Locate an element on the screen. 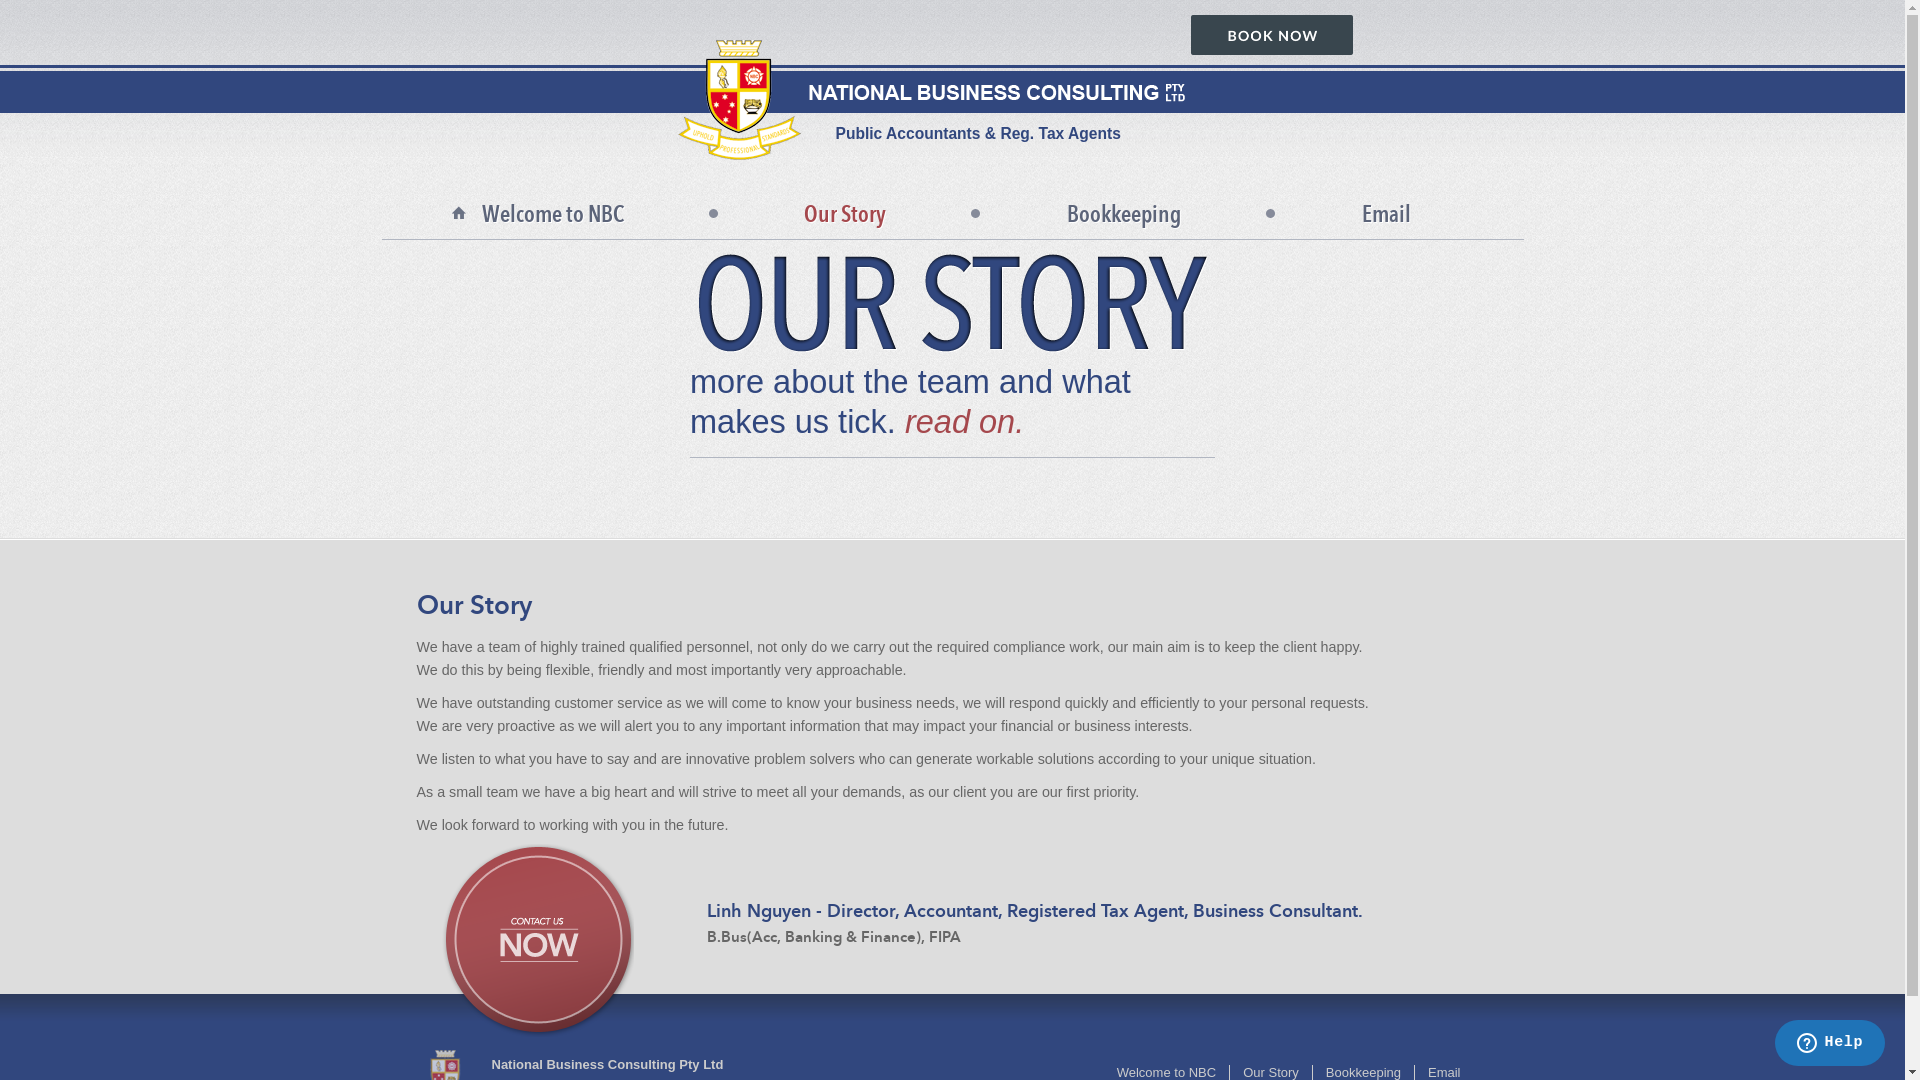 The width and height of the screenshot is (1920, 1080). 'read on.' is located at coordinates (964, 420).